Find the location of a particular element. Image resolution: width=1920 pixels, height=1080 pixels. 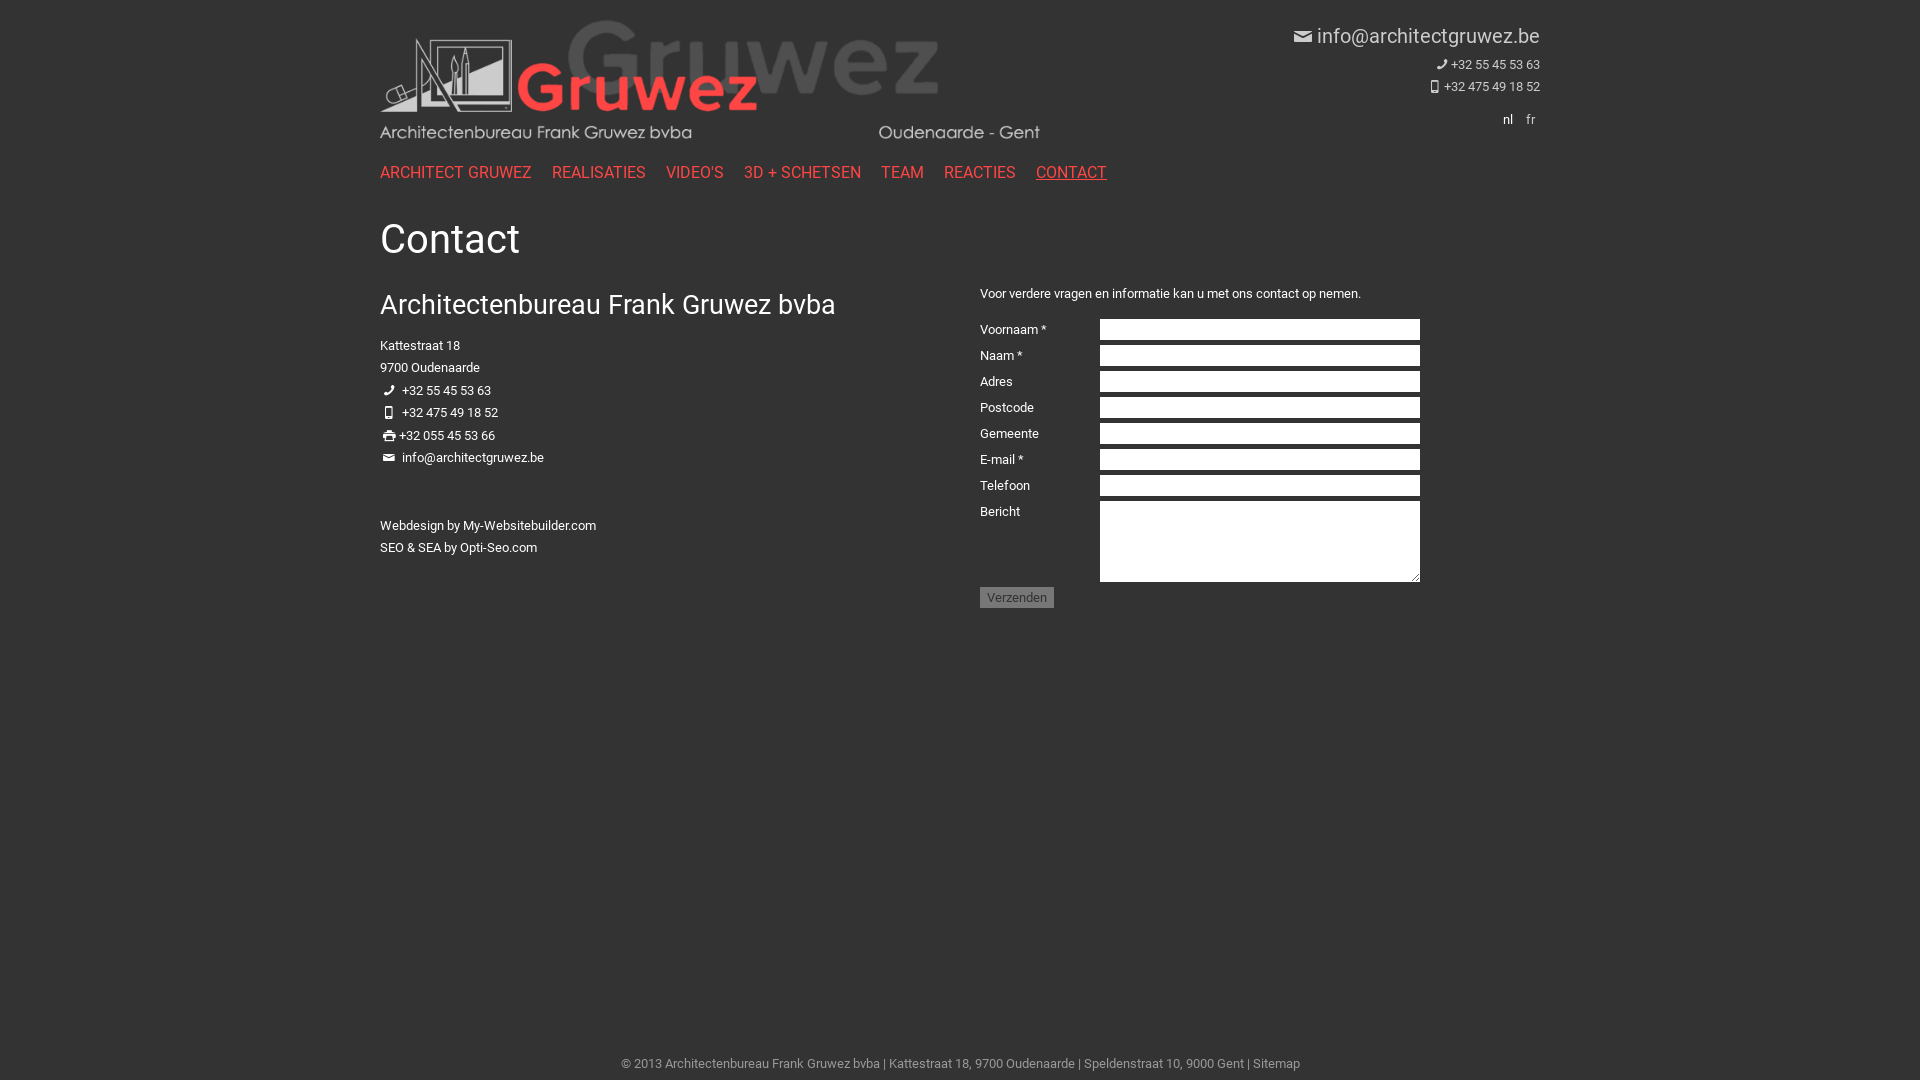

'nl' is located at coordinates (1507, 119).